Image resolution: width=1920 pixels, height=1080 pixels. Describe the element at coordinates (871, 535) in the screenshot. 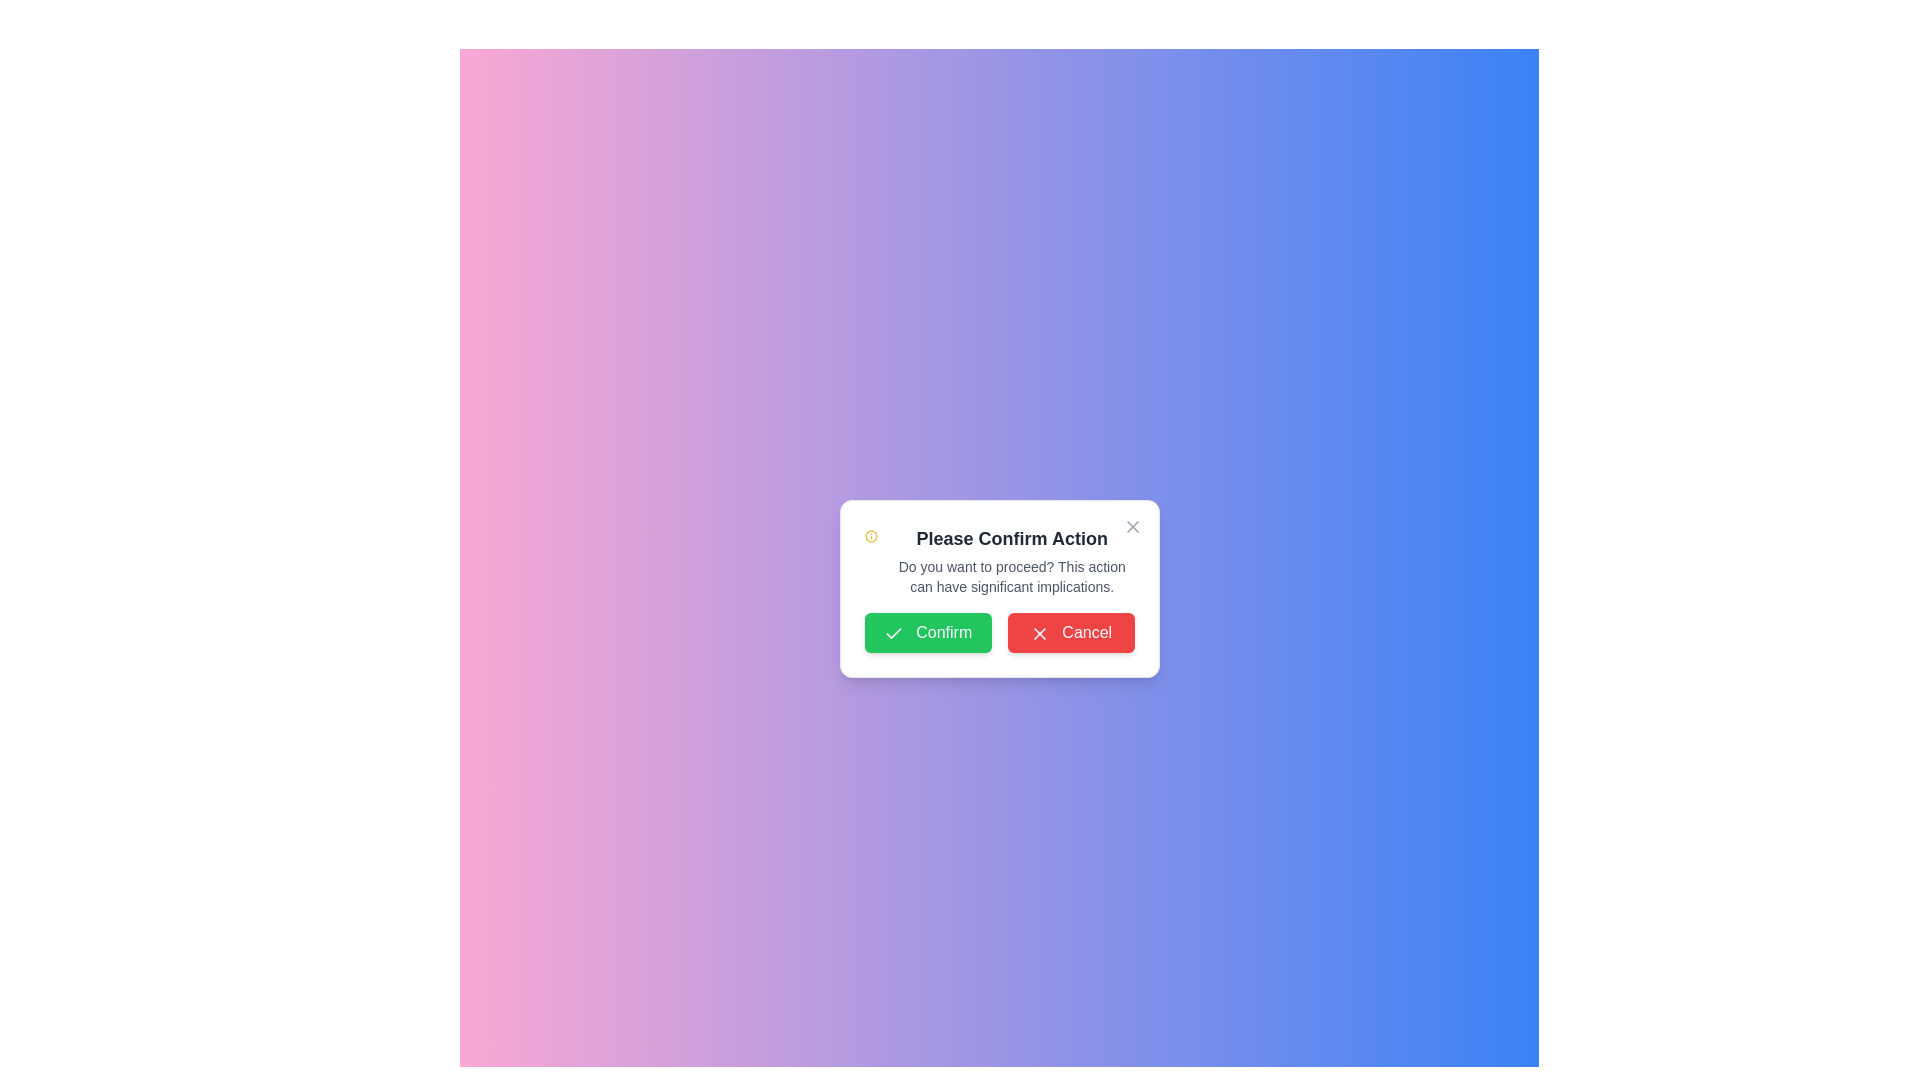

I see `the yellow circular border of the graphical element located in the top left corner of the dialog box titled 'Please Confirm Action'` at that location.